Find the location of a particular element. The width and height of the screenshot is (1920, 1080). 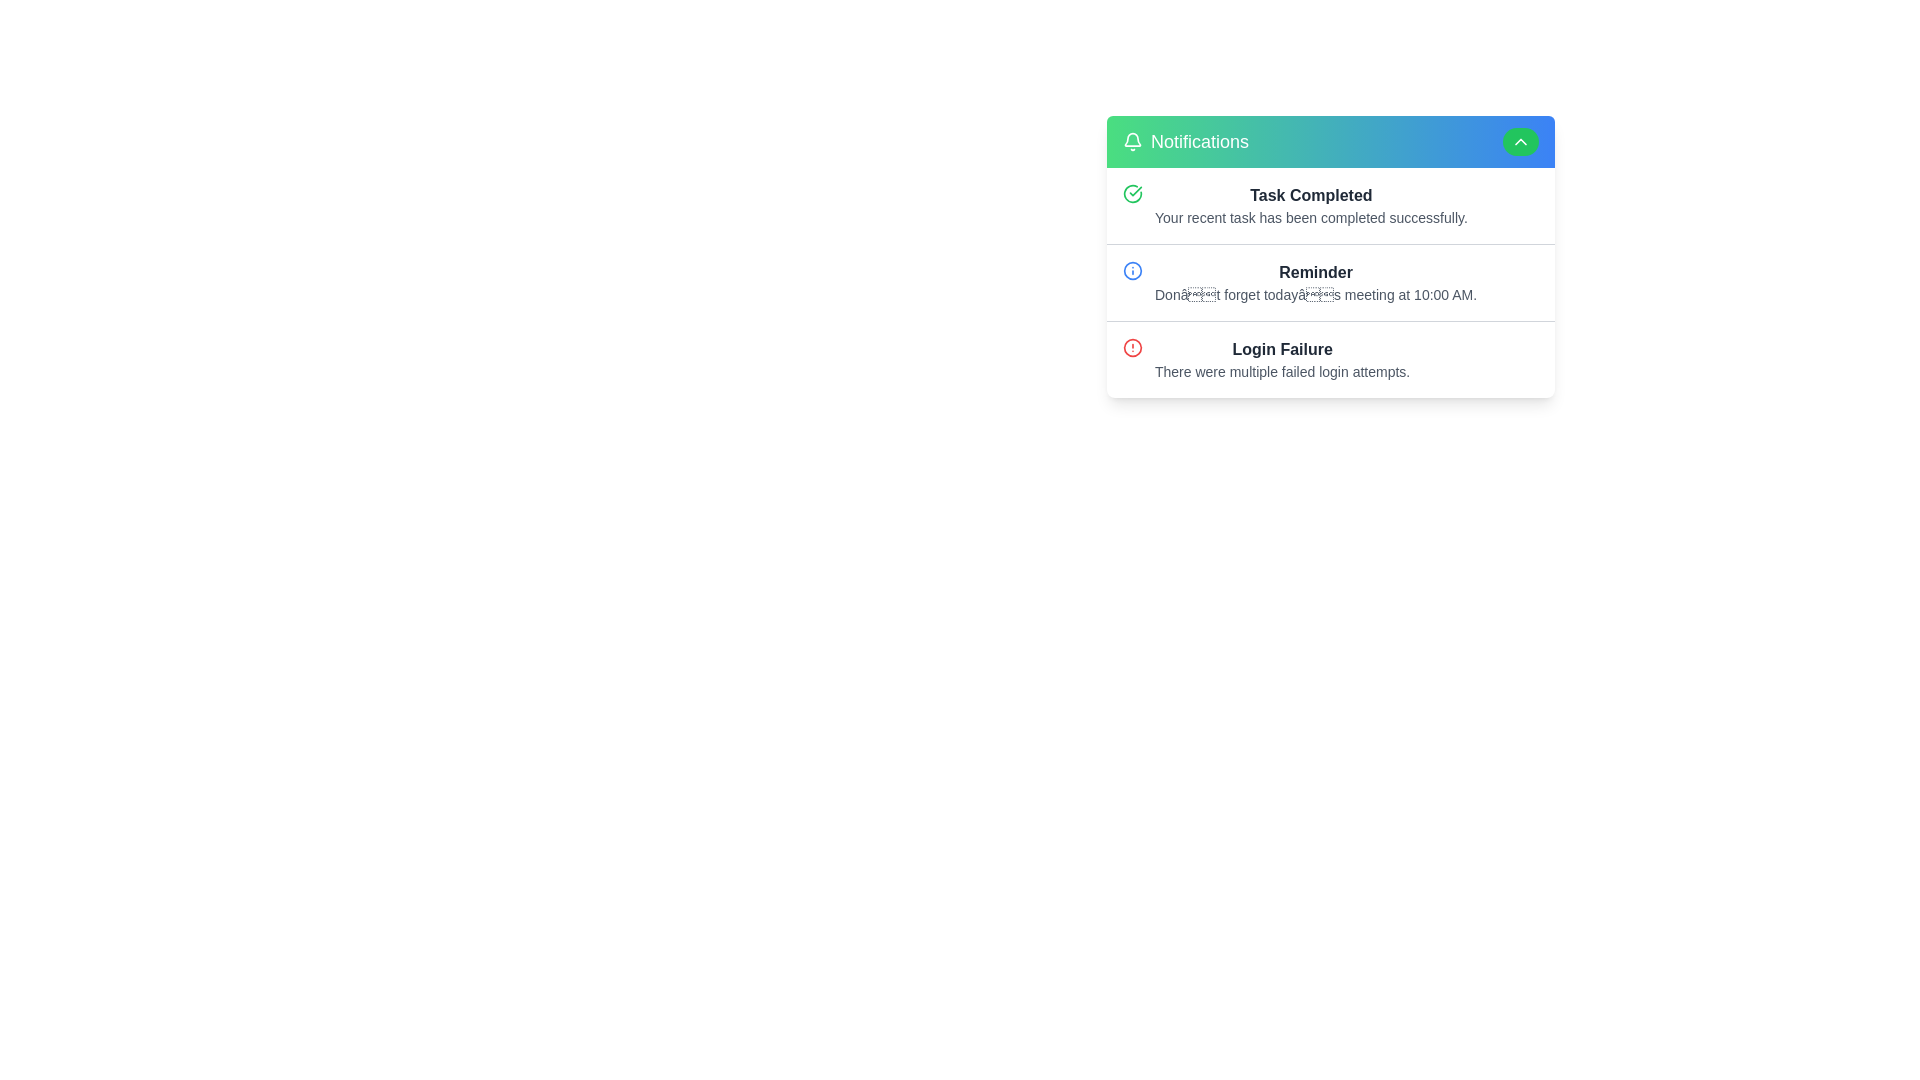

the text label that says 'Your recent task has been completed successfully,' which is located directly below the title 'Task Completed' in the notification card is located at coordinates (1311, 218).